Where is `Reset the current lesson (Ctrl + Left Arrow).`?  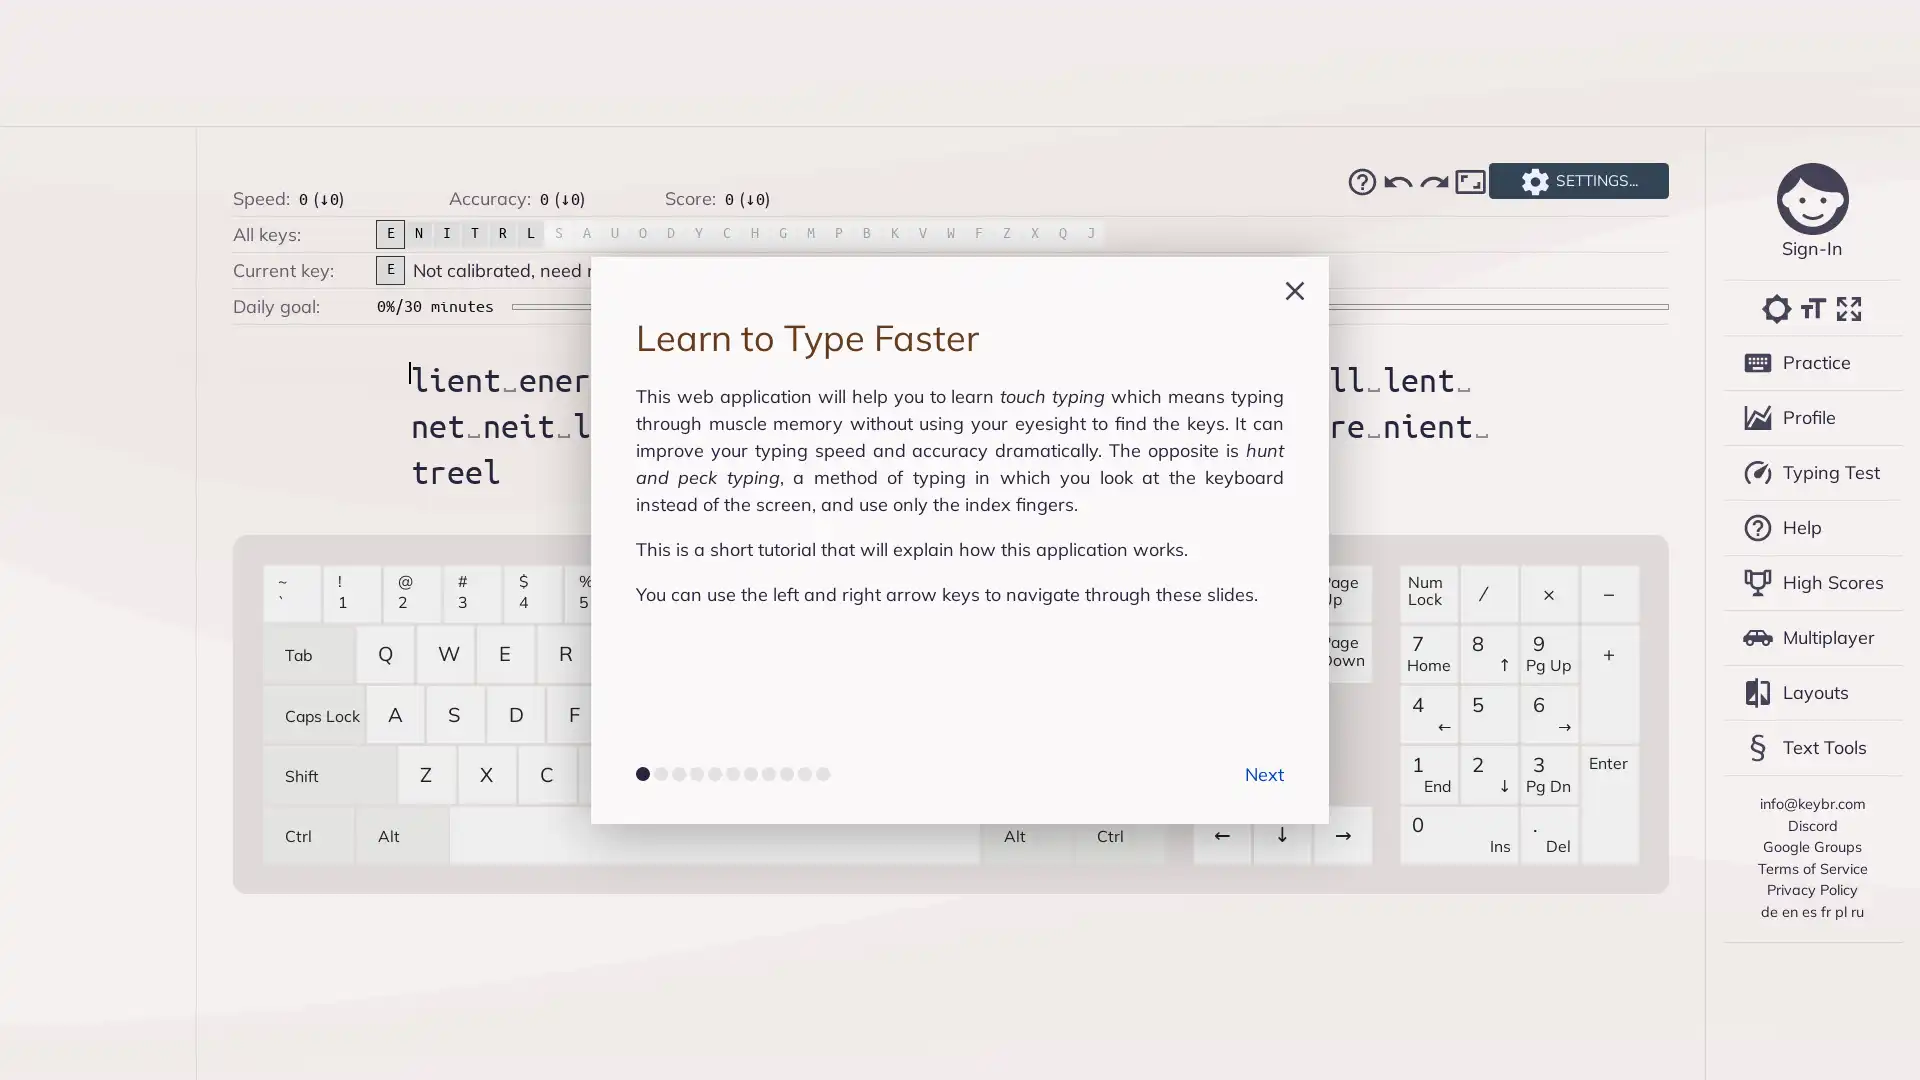 Reset the current lesson (Ctrl + Left Arrow). is located at coordinates (1396, 181).